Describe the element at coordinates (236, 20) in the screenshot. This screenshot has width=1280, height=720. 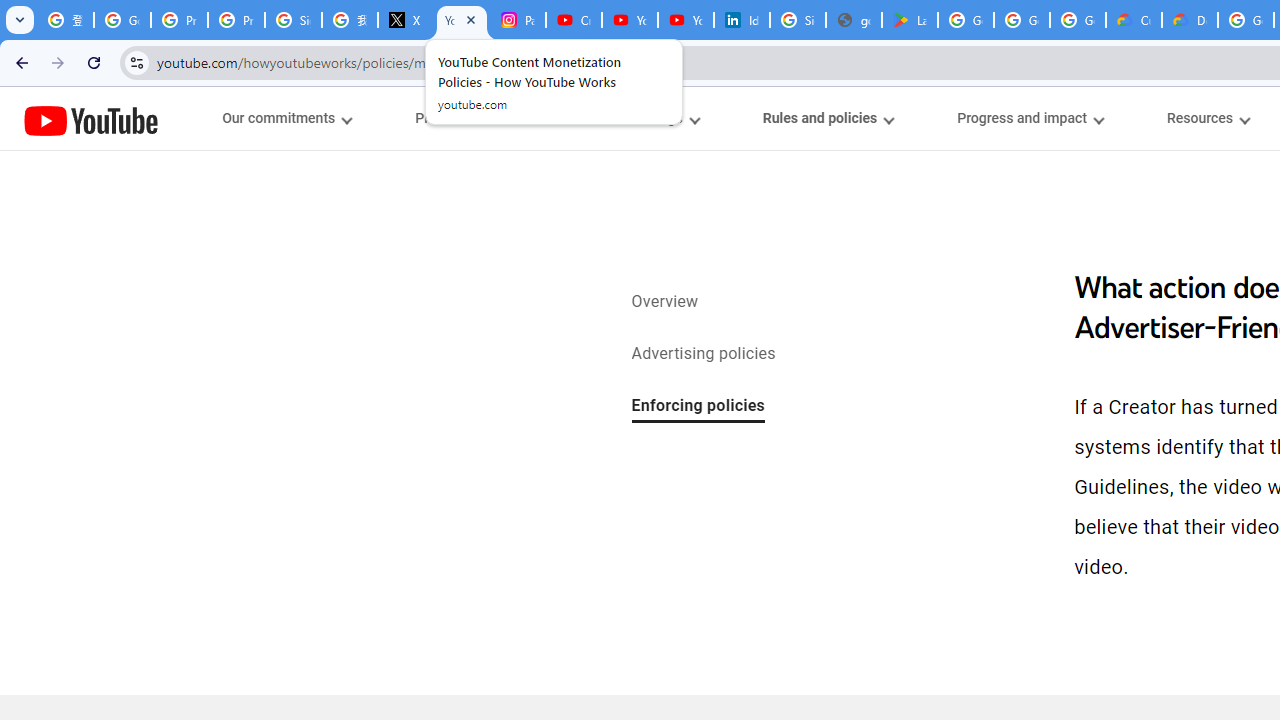
I see `'Privacy Help Center - Policies Help'` at that location.